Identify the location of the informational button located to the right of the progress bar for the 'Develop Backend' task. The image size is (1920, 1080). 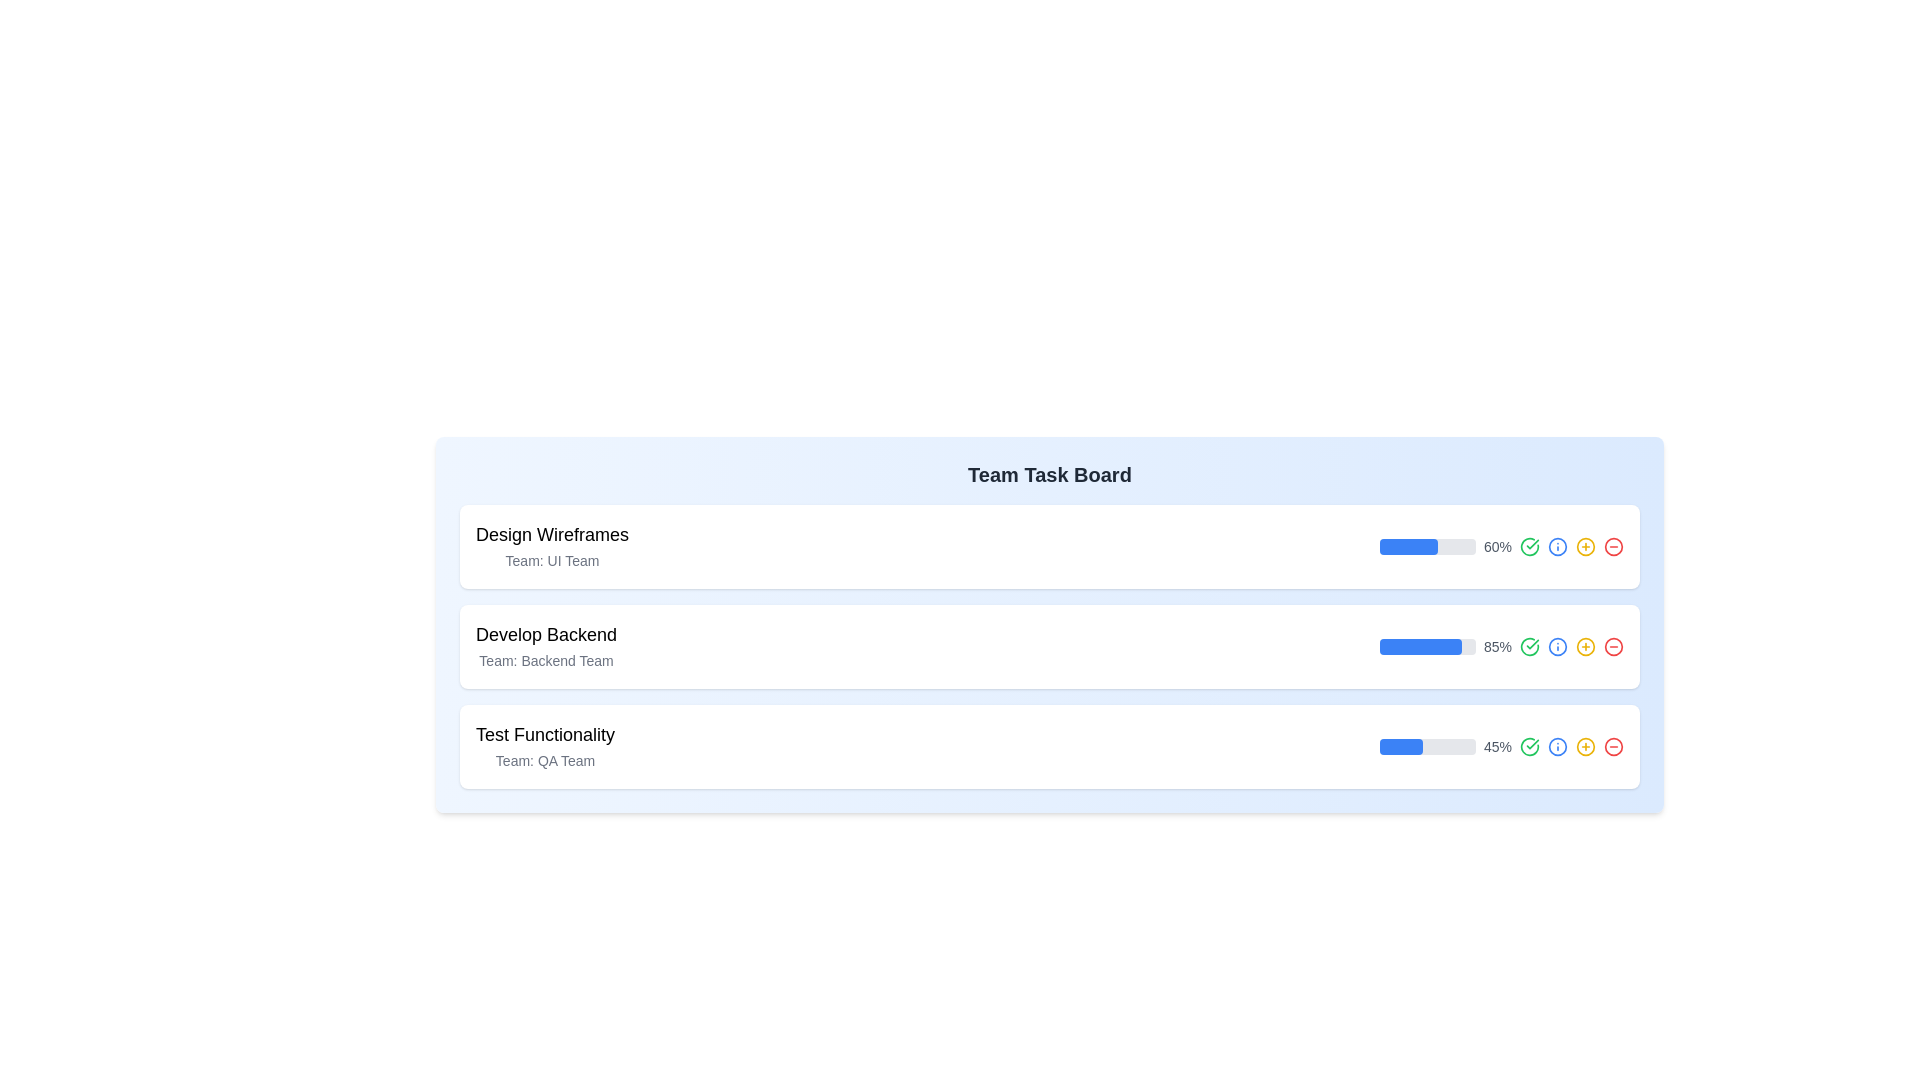
(1557, 647).